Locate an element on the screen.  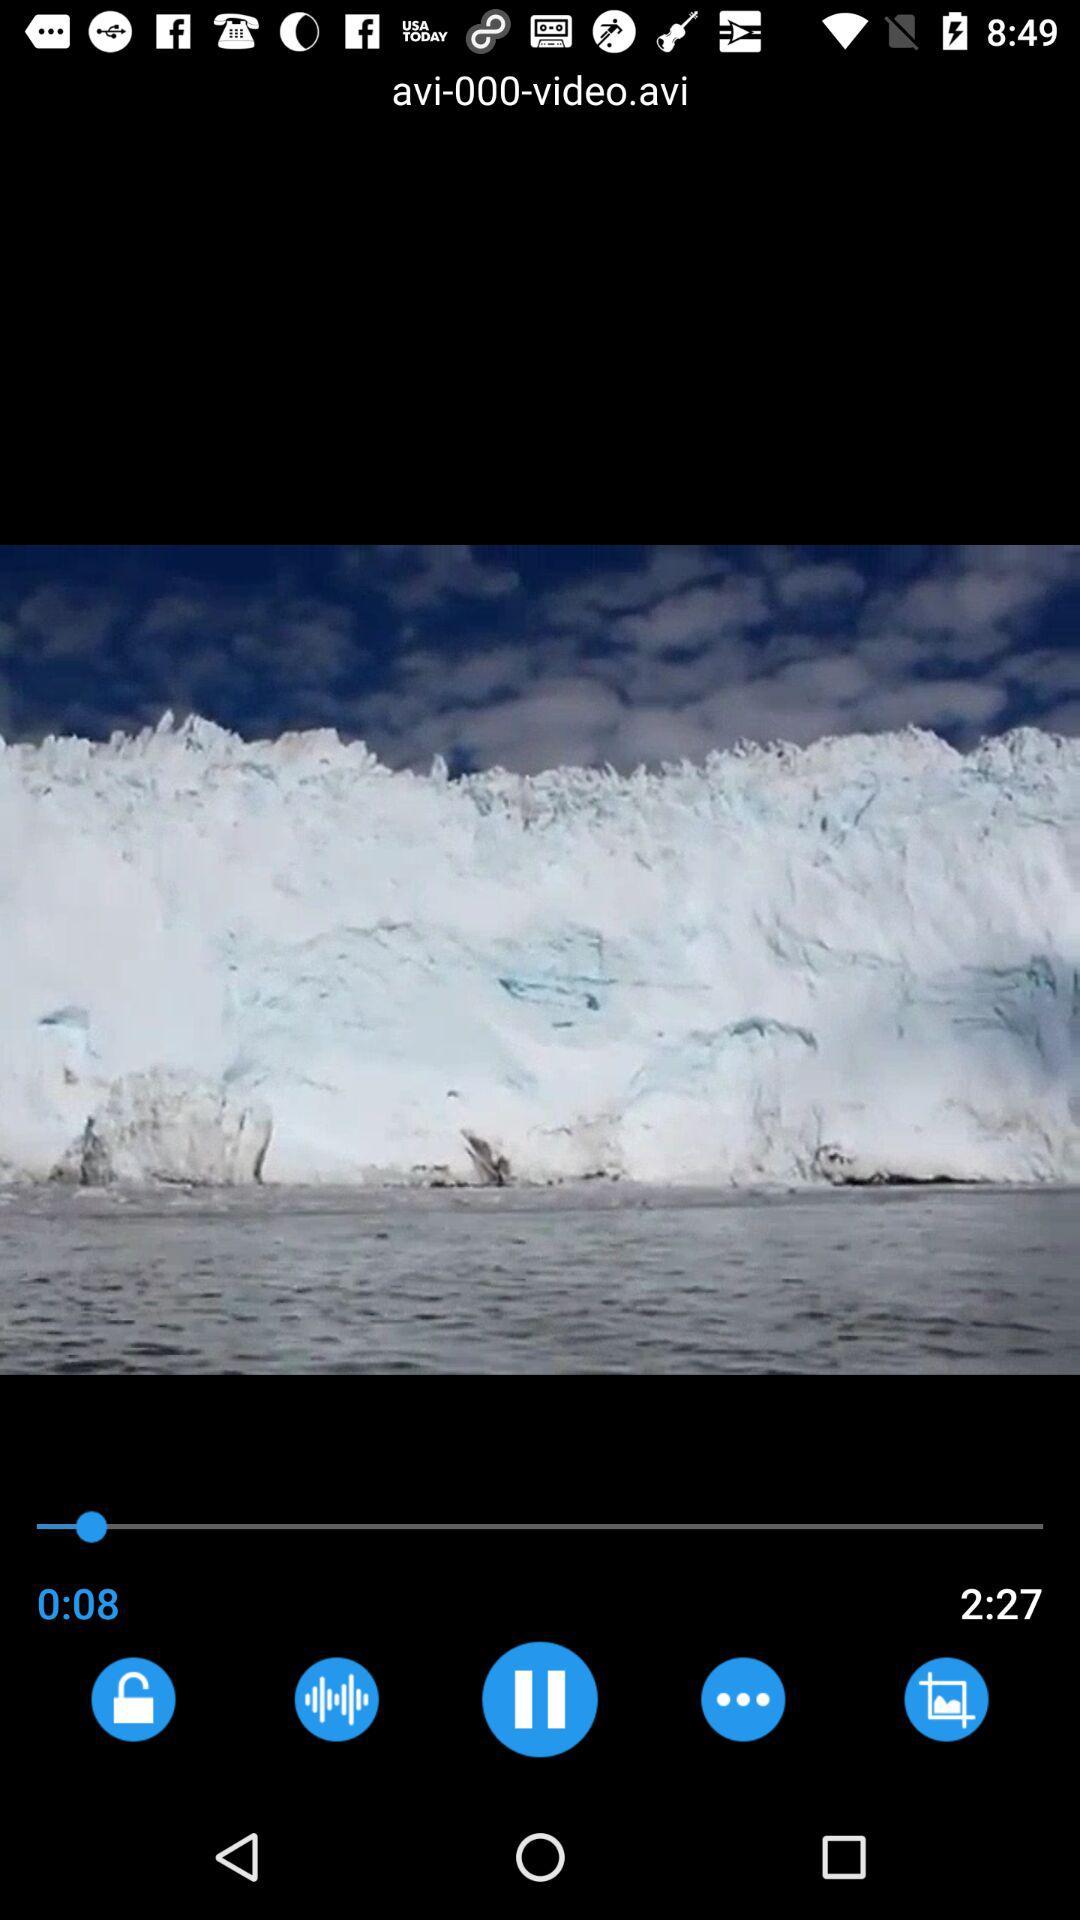
lock the screen is located at coordinates (133, 1698).